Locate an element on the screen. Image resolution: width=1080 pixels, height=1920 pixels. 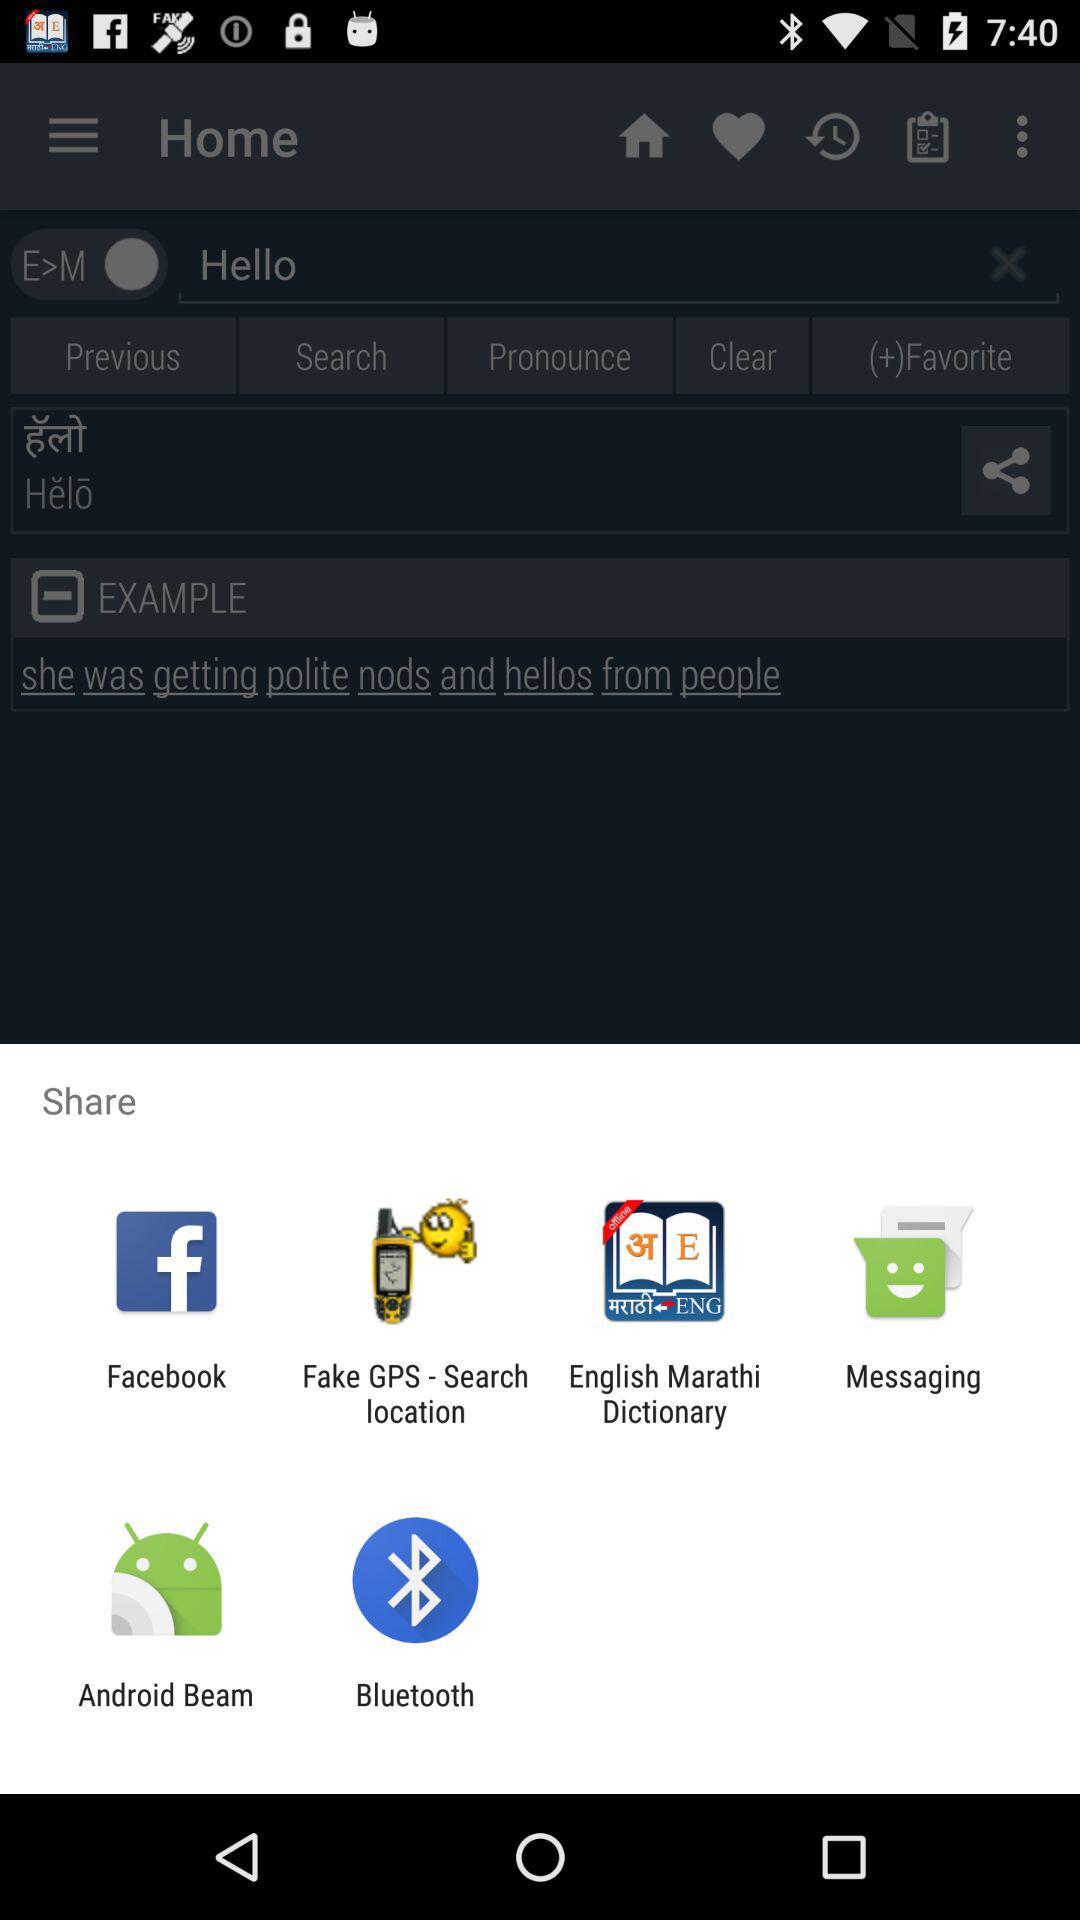
icon to the right of android beam item is located at coordinates (414, 1711).